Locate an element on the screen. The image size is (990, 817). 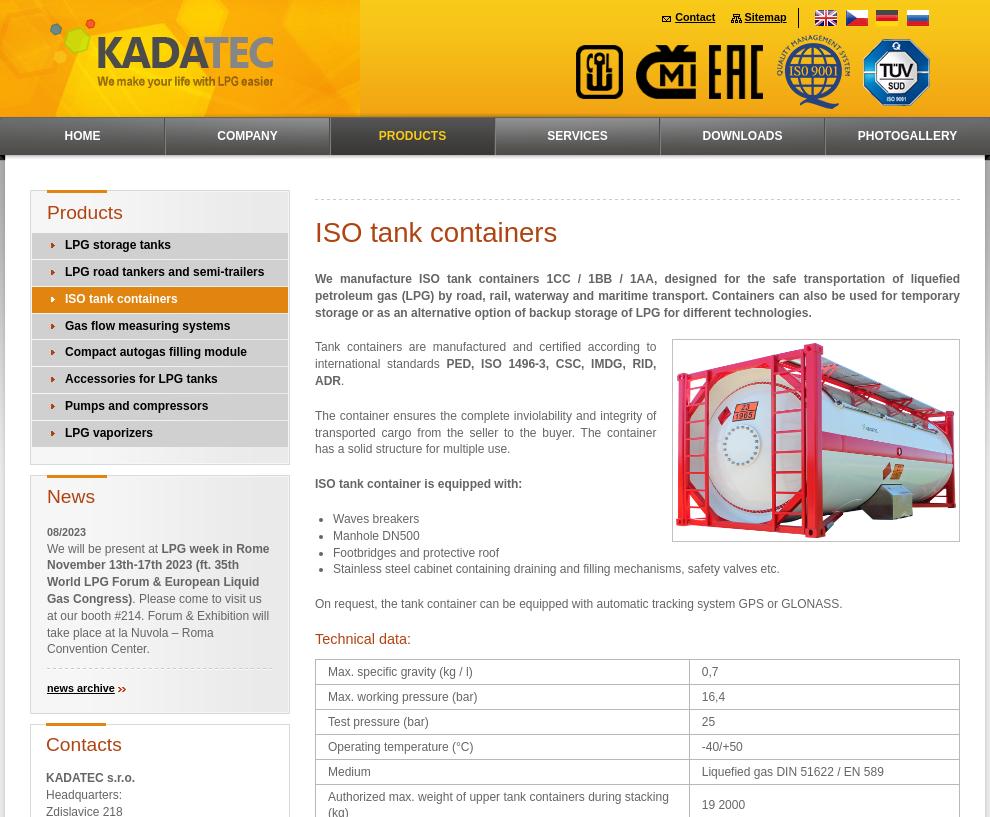
'Downloads' is located at coordinates (741, 136).